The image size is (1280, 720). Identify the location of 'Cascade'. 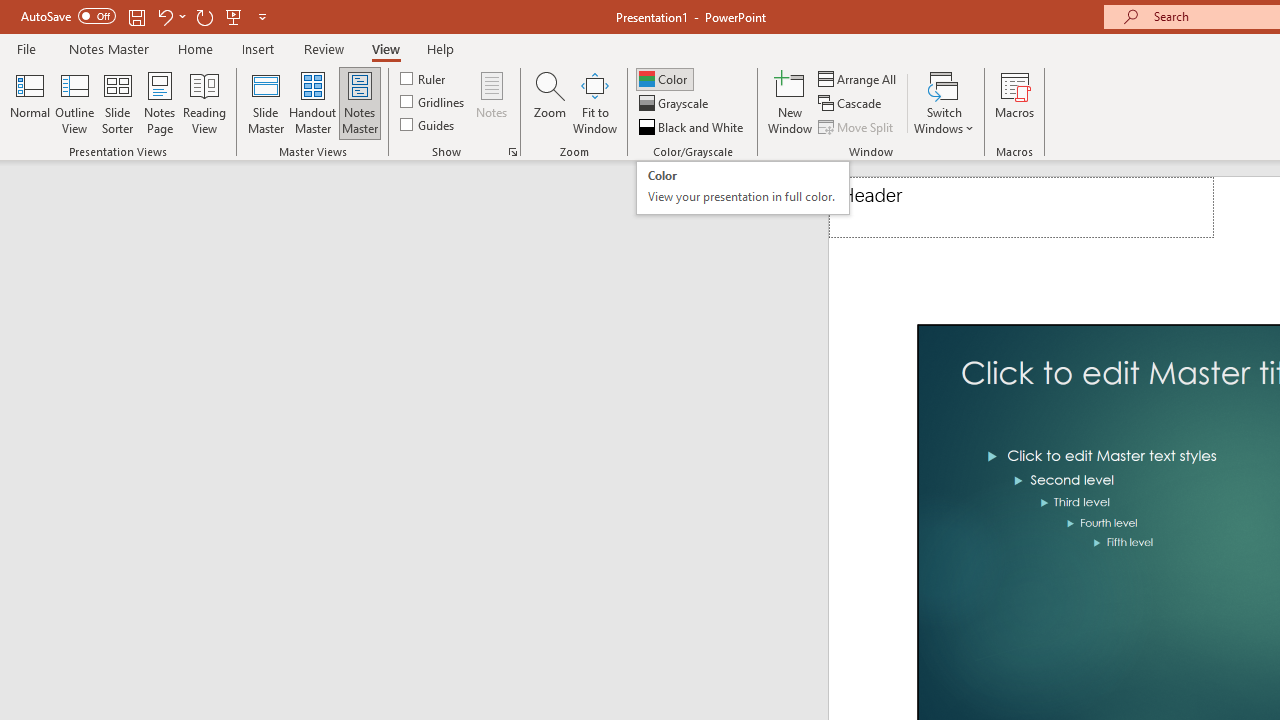
(851, 103).